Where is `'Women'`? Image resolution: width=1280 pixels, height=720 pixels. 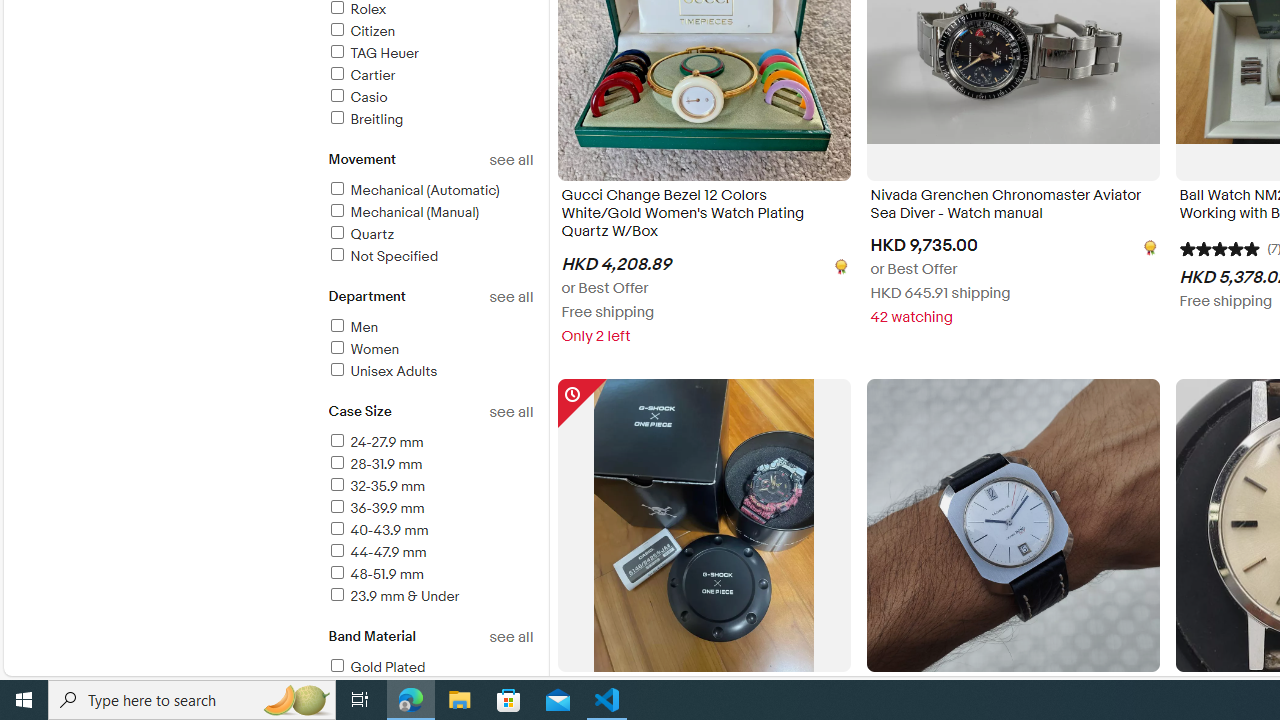
'Women' is located at coordinates (362, 348).